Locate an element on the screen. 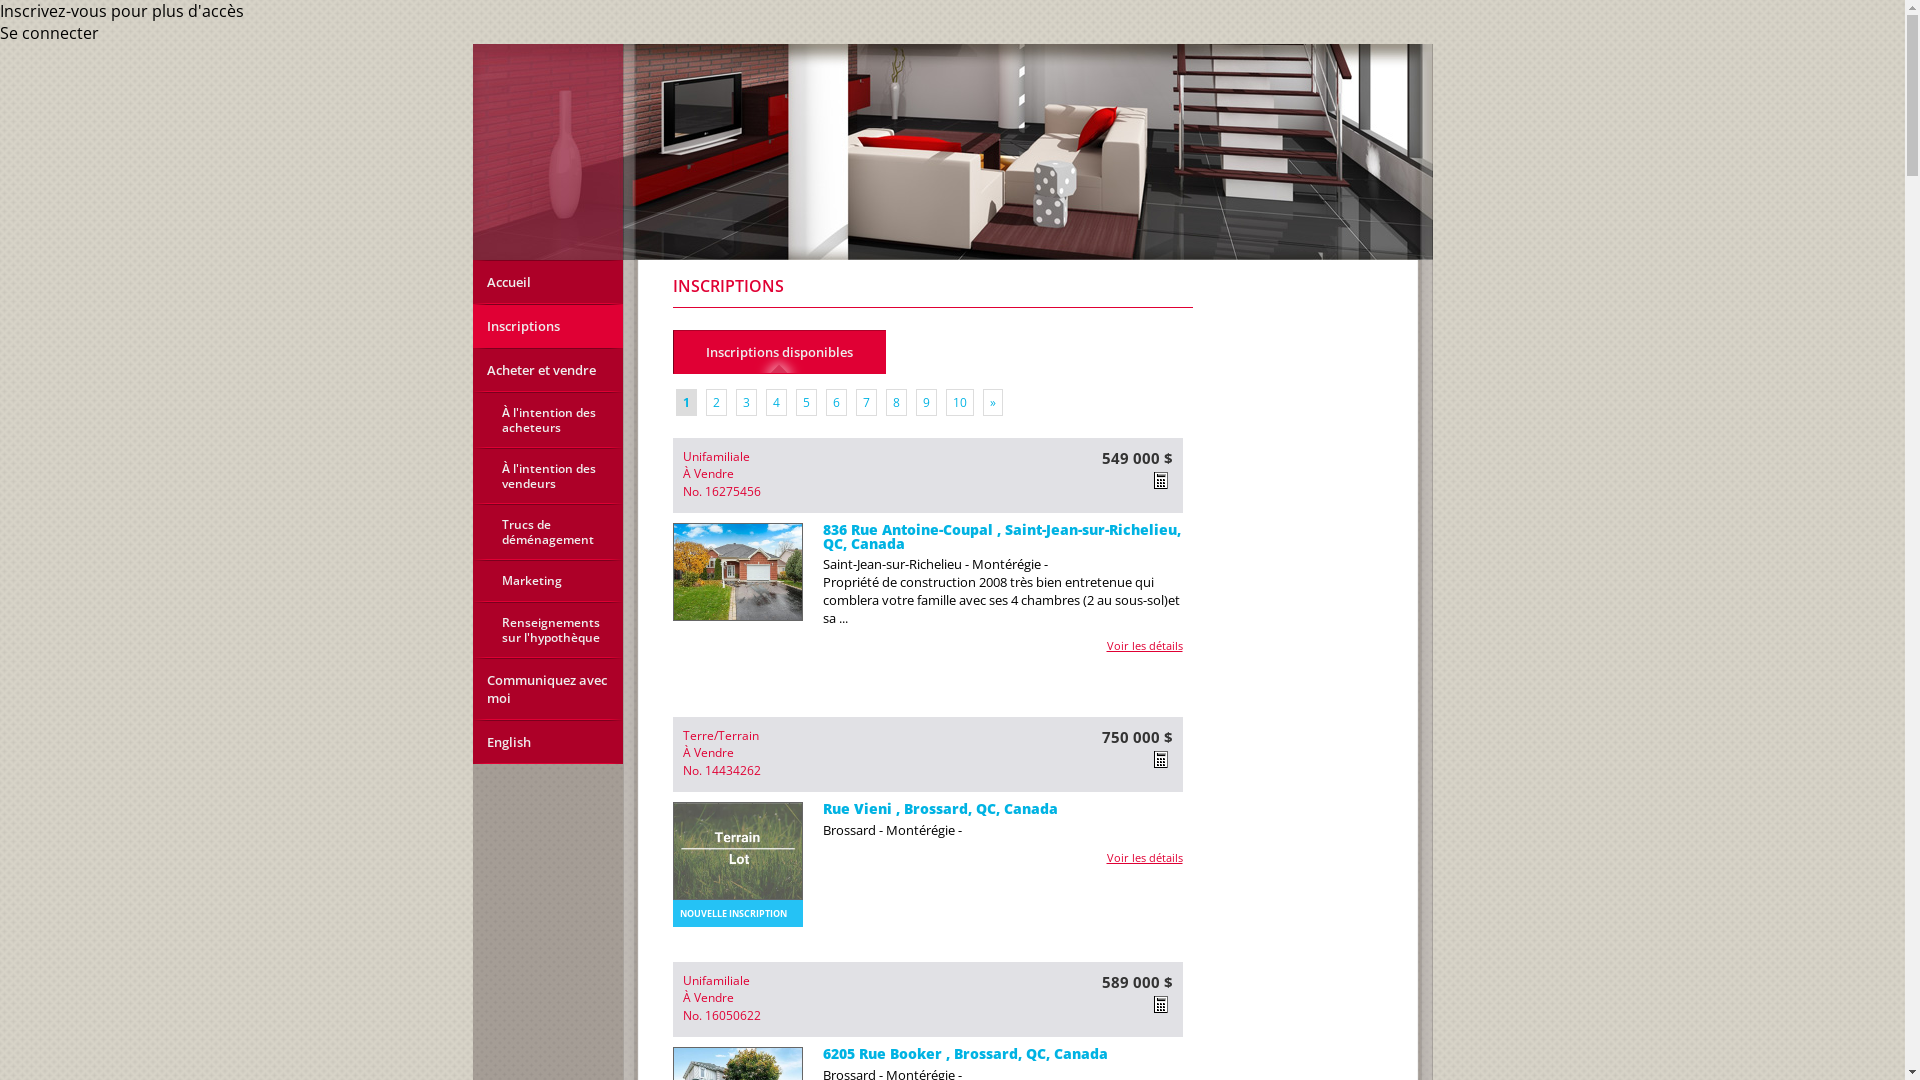  '7' is located at coordinates (866, 402).